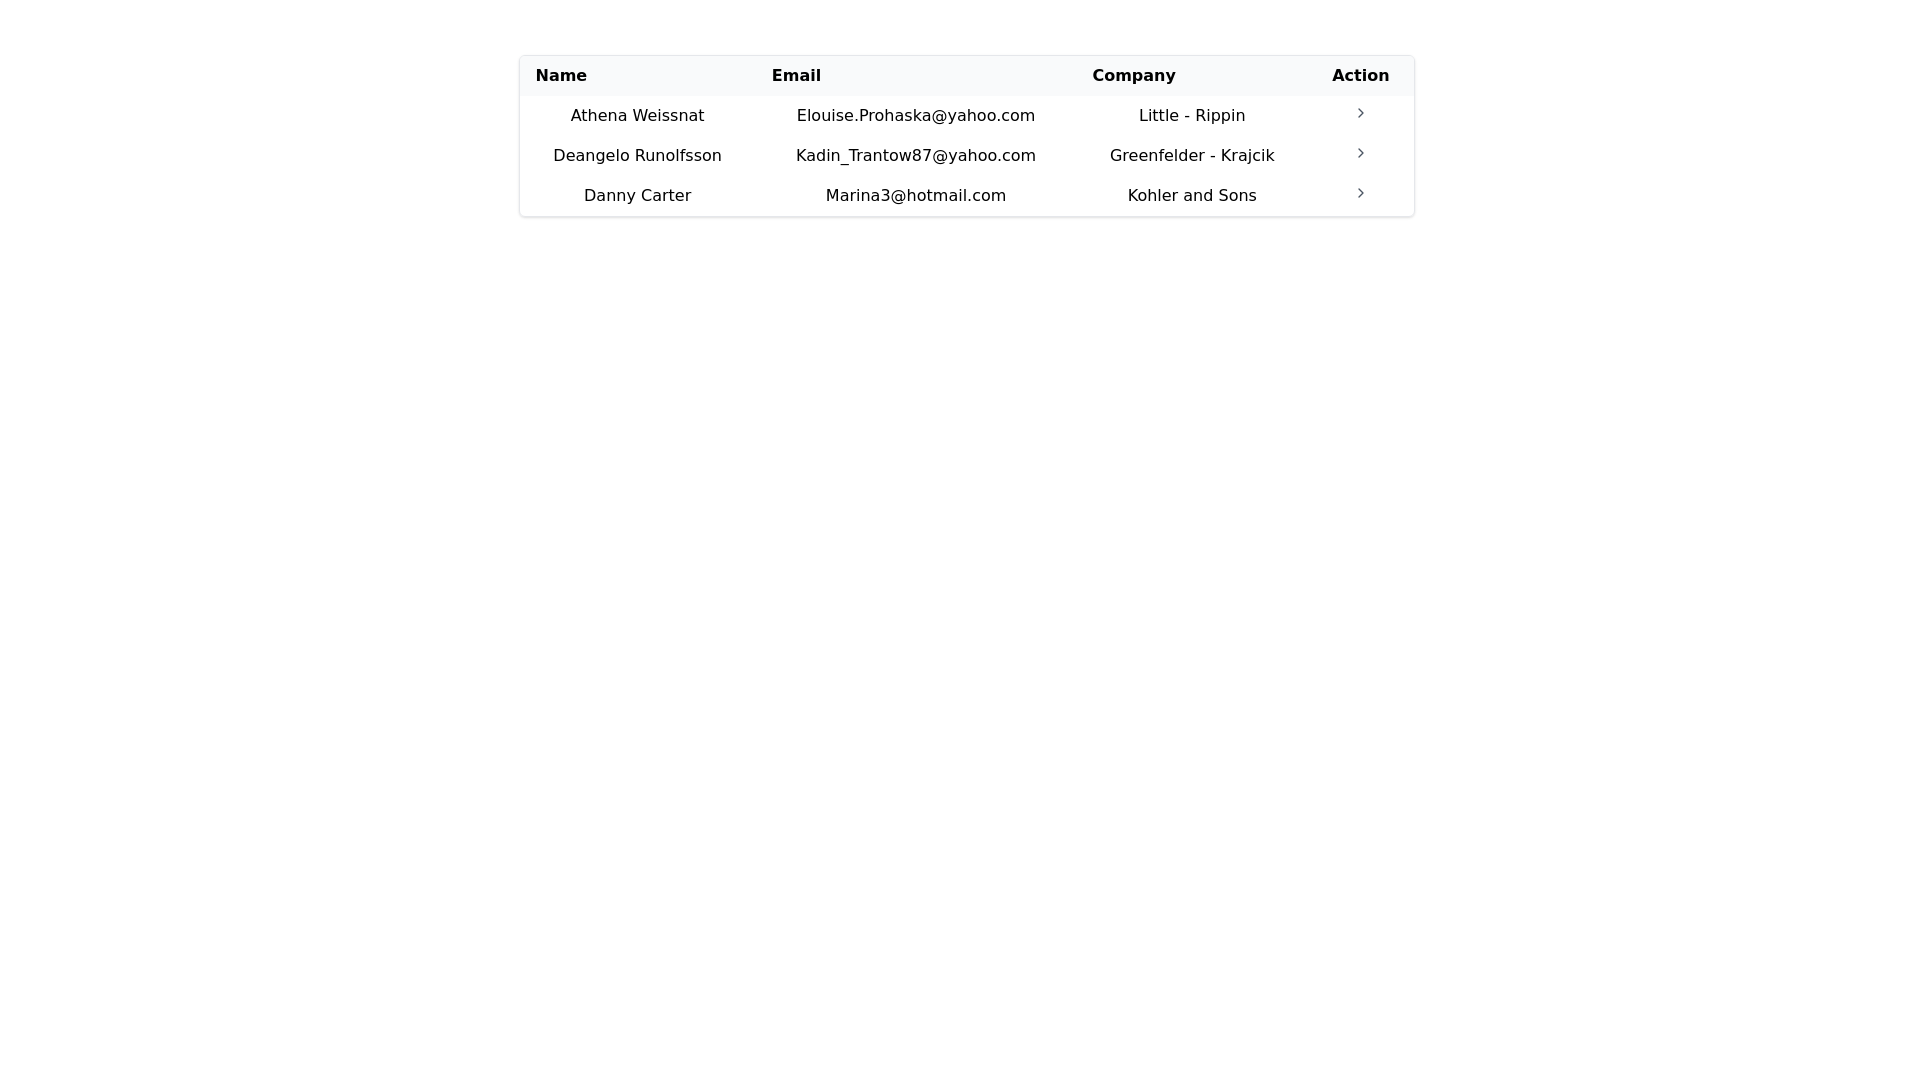 This screenshot has height=1080, width=1920. What do you see at coordinates (1360, 115) in the screenshot?
I see `the icon button shaped like a rightward arrow, located in the 'Action' column of the table row aligned with 'Athena Weissnat' and 'Little - Rippin', positioned at the far-right side` at bounding box center [1360, 115].